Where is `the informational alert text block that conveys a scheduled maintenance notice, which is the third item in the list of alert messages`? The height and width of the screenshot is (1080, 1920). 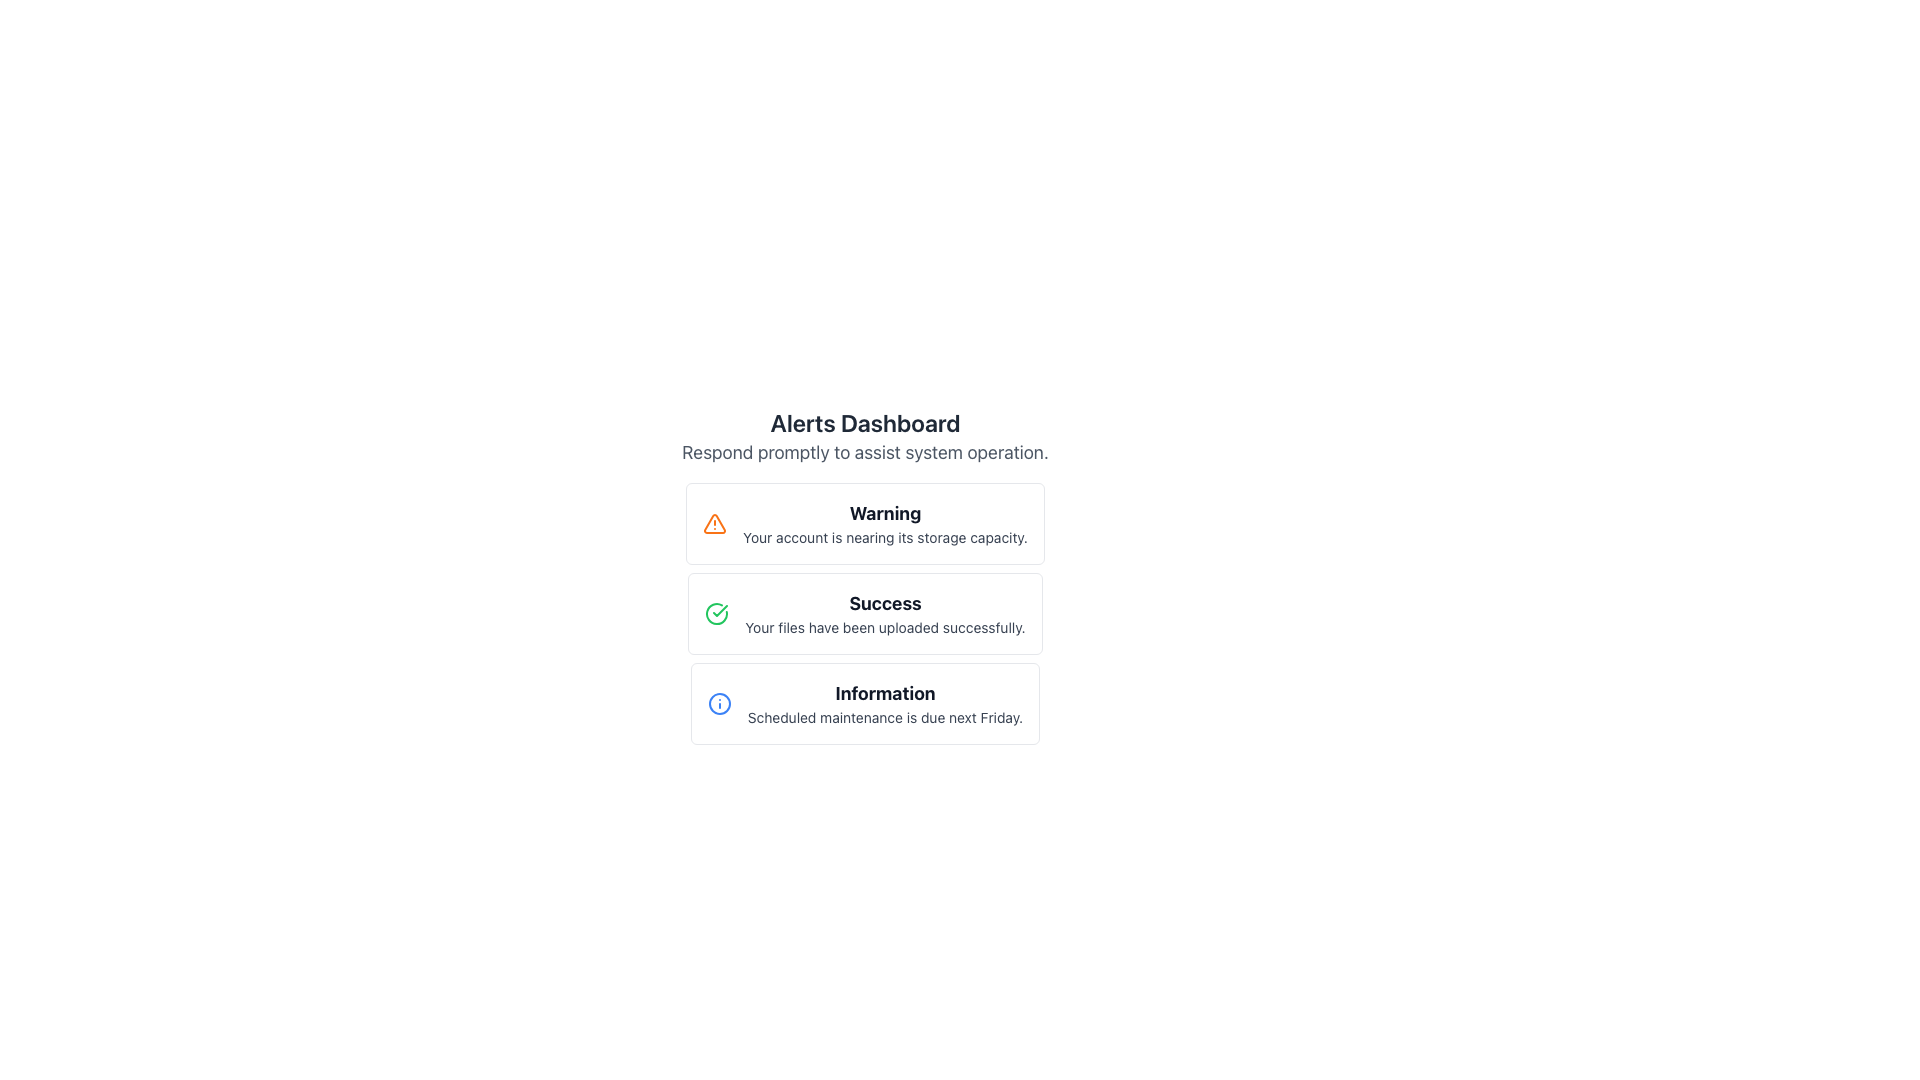
the informational alert text block that conveys a scheduled maintenance notice, which is the third item in the list of alert messages is located at coordinates (884, 703).